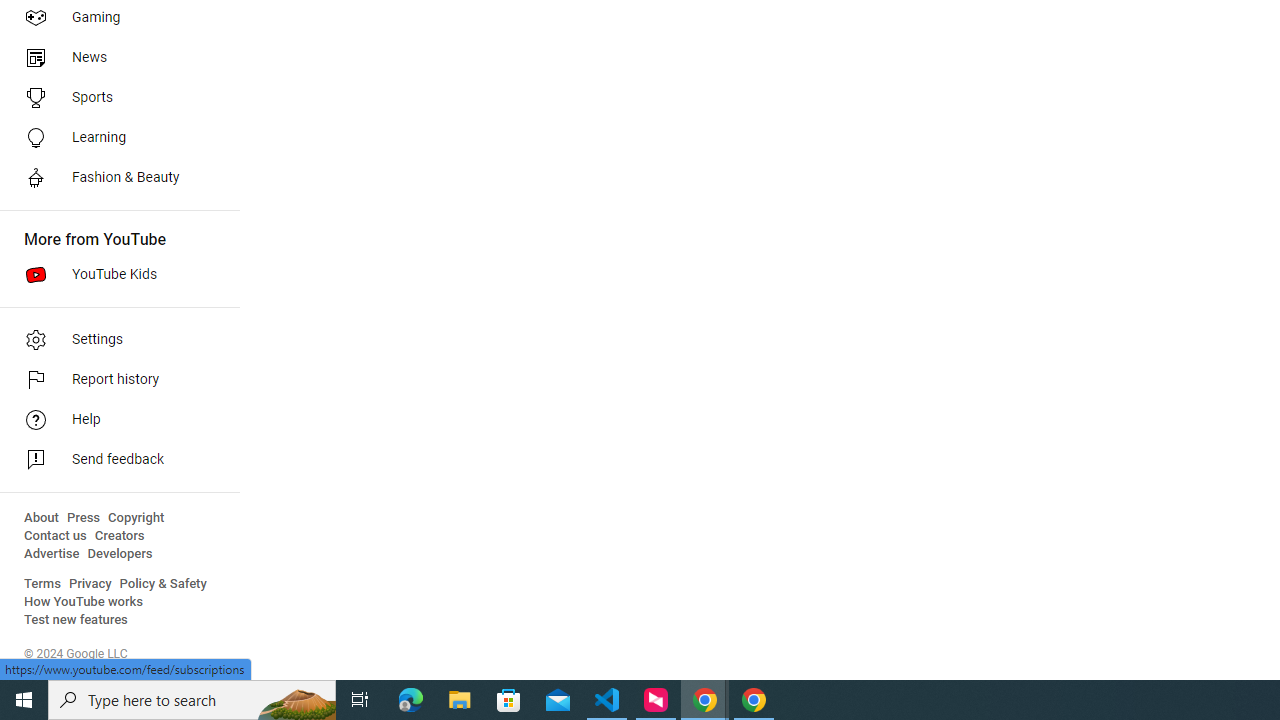 Image resolution: width=1280 pixels, height=720 pixels. I want to click on 'Creators', so click(118, 535).